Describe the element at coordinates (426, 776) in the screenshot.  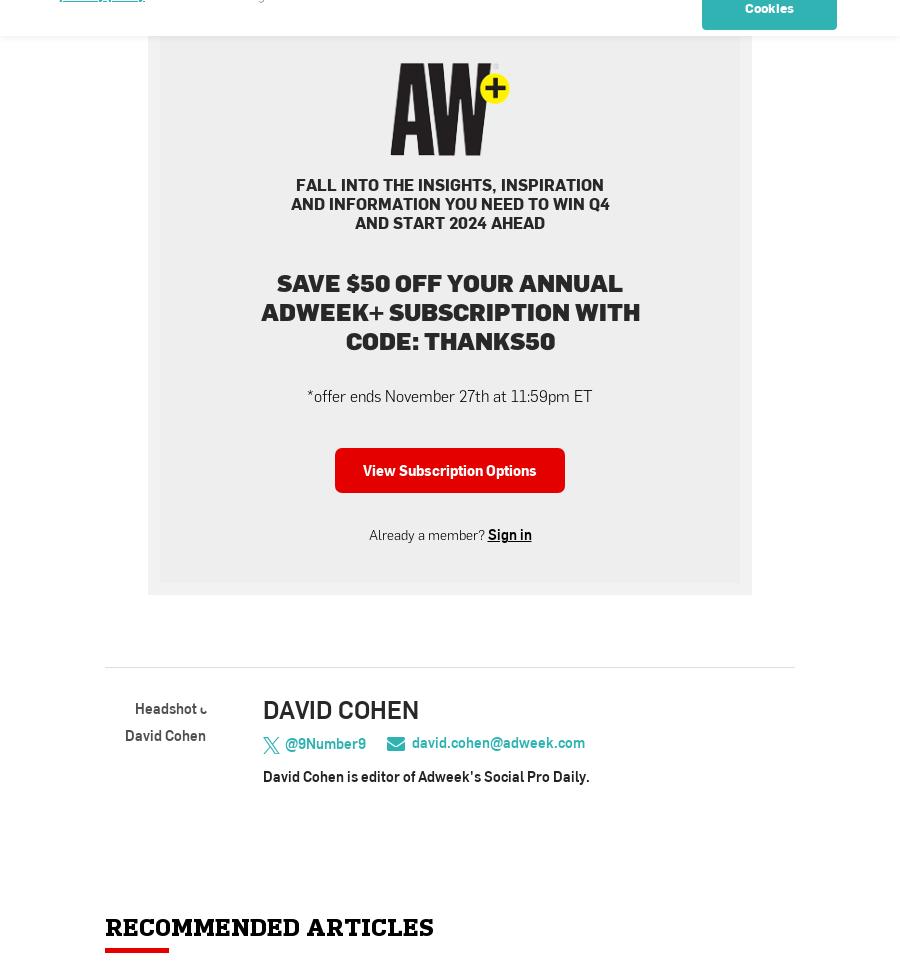
I see `'David Cohen is editor of Adweek's Social Pro Daily.'` at that location.